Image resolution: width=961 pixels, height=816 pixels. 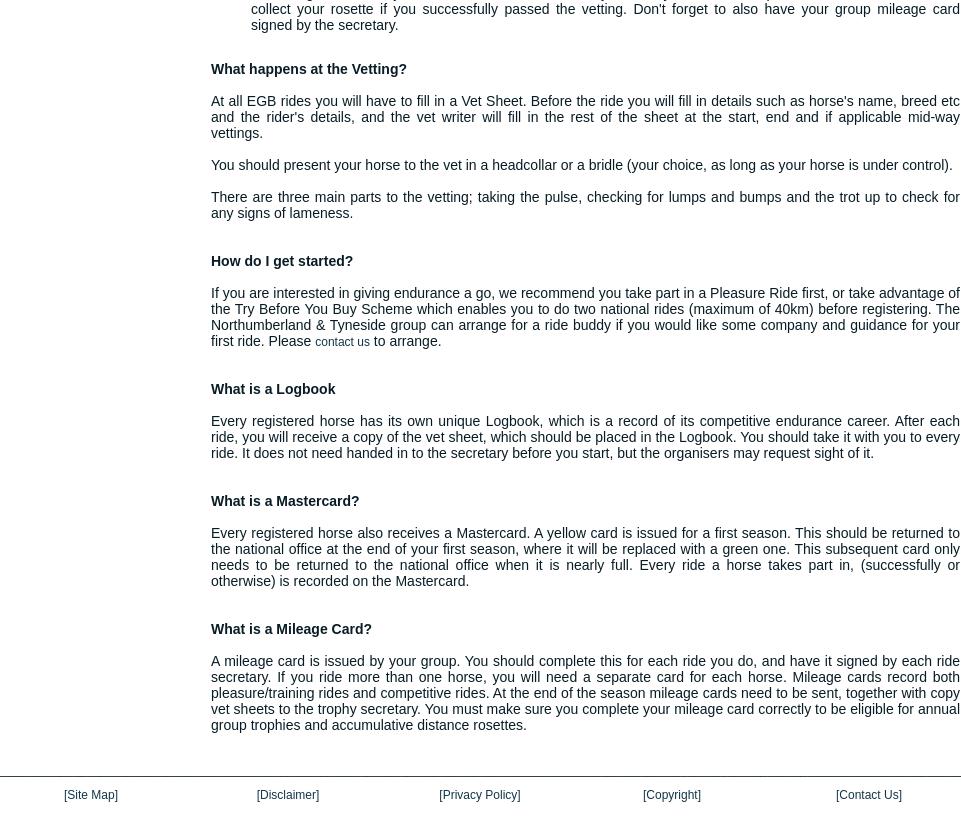 What do you see at coordinates (368, 341) in the screenshot?
I see `'to arrange.'` at bounding box center [368, 341].